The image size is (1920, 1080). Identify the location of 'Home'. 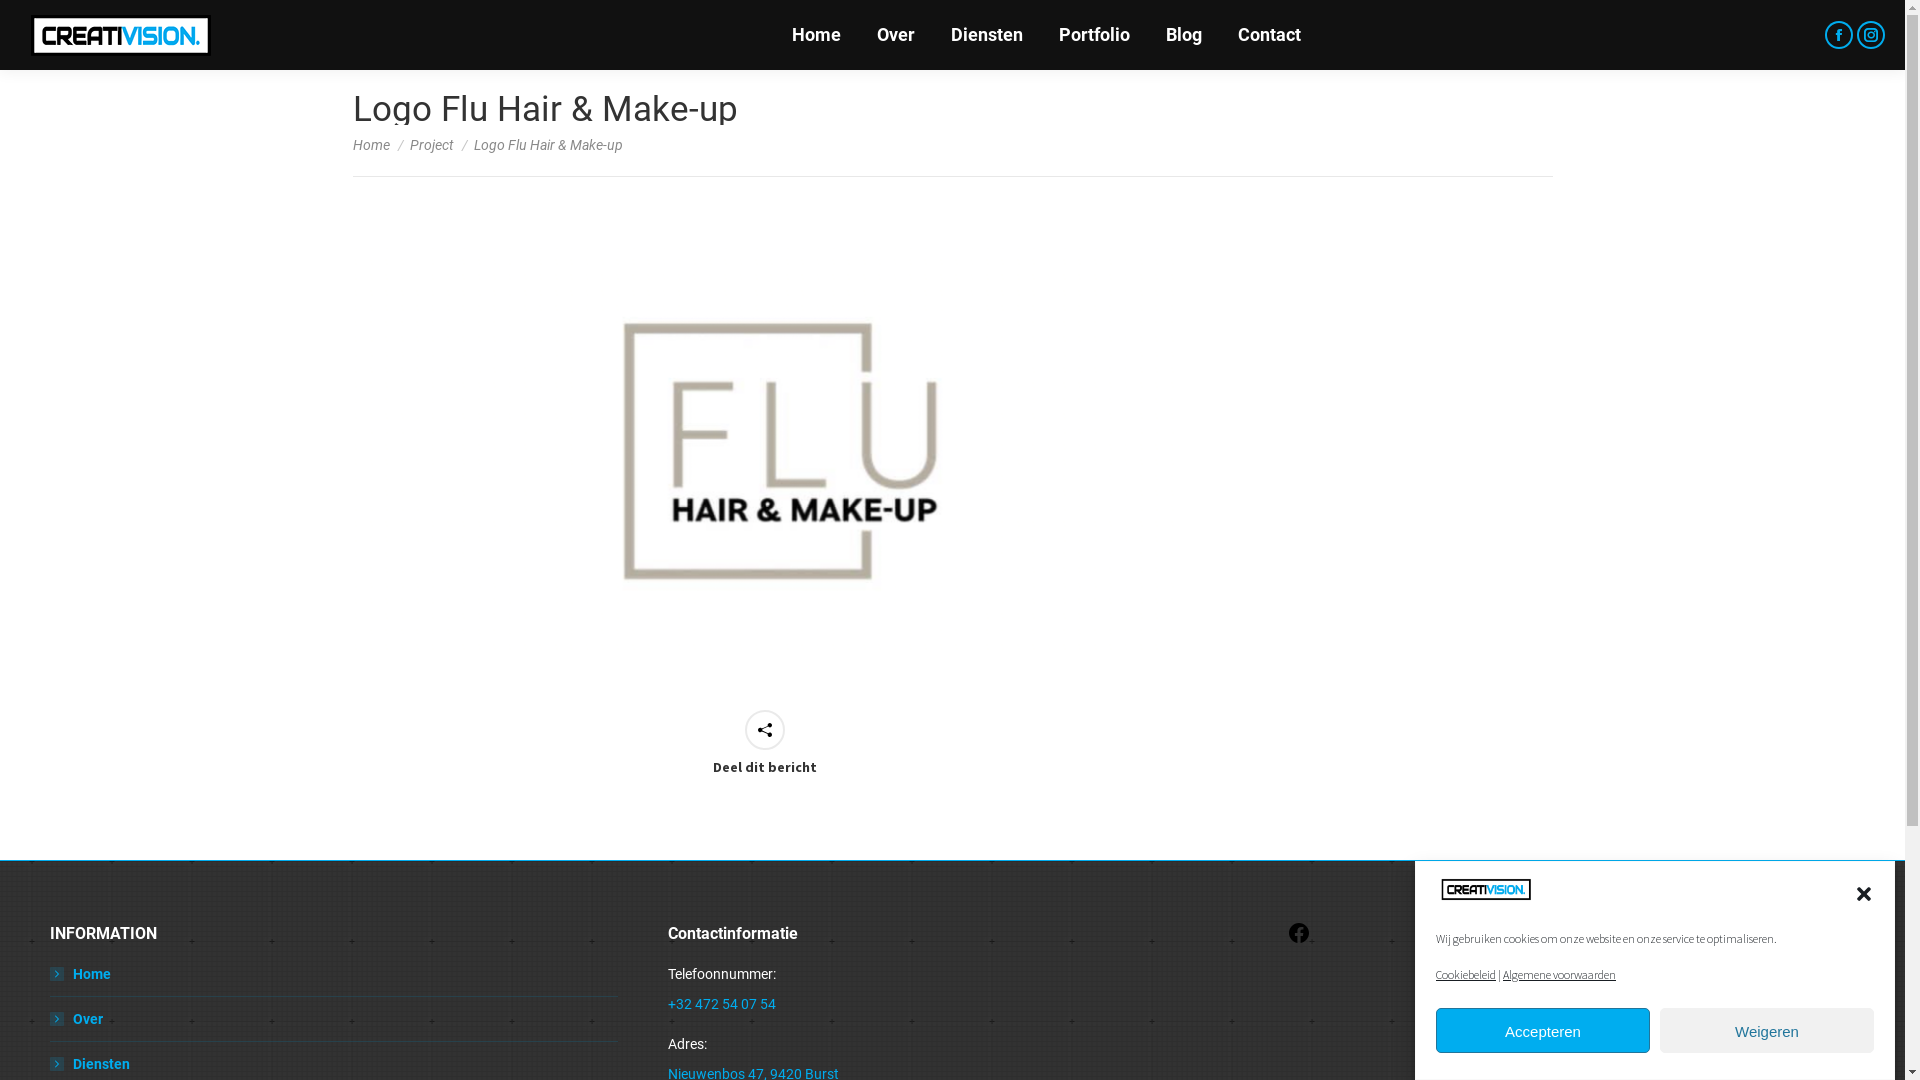
(49, 973).